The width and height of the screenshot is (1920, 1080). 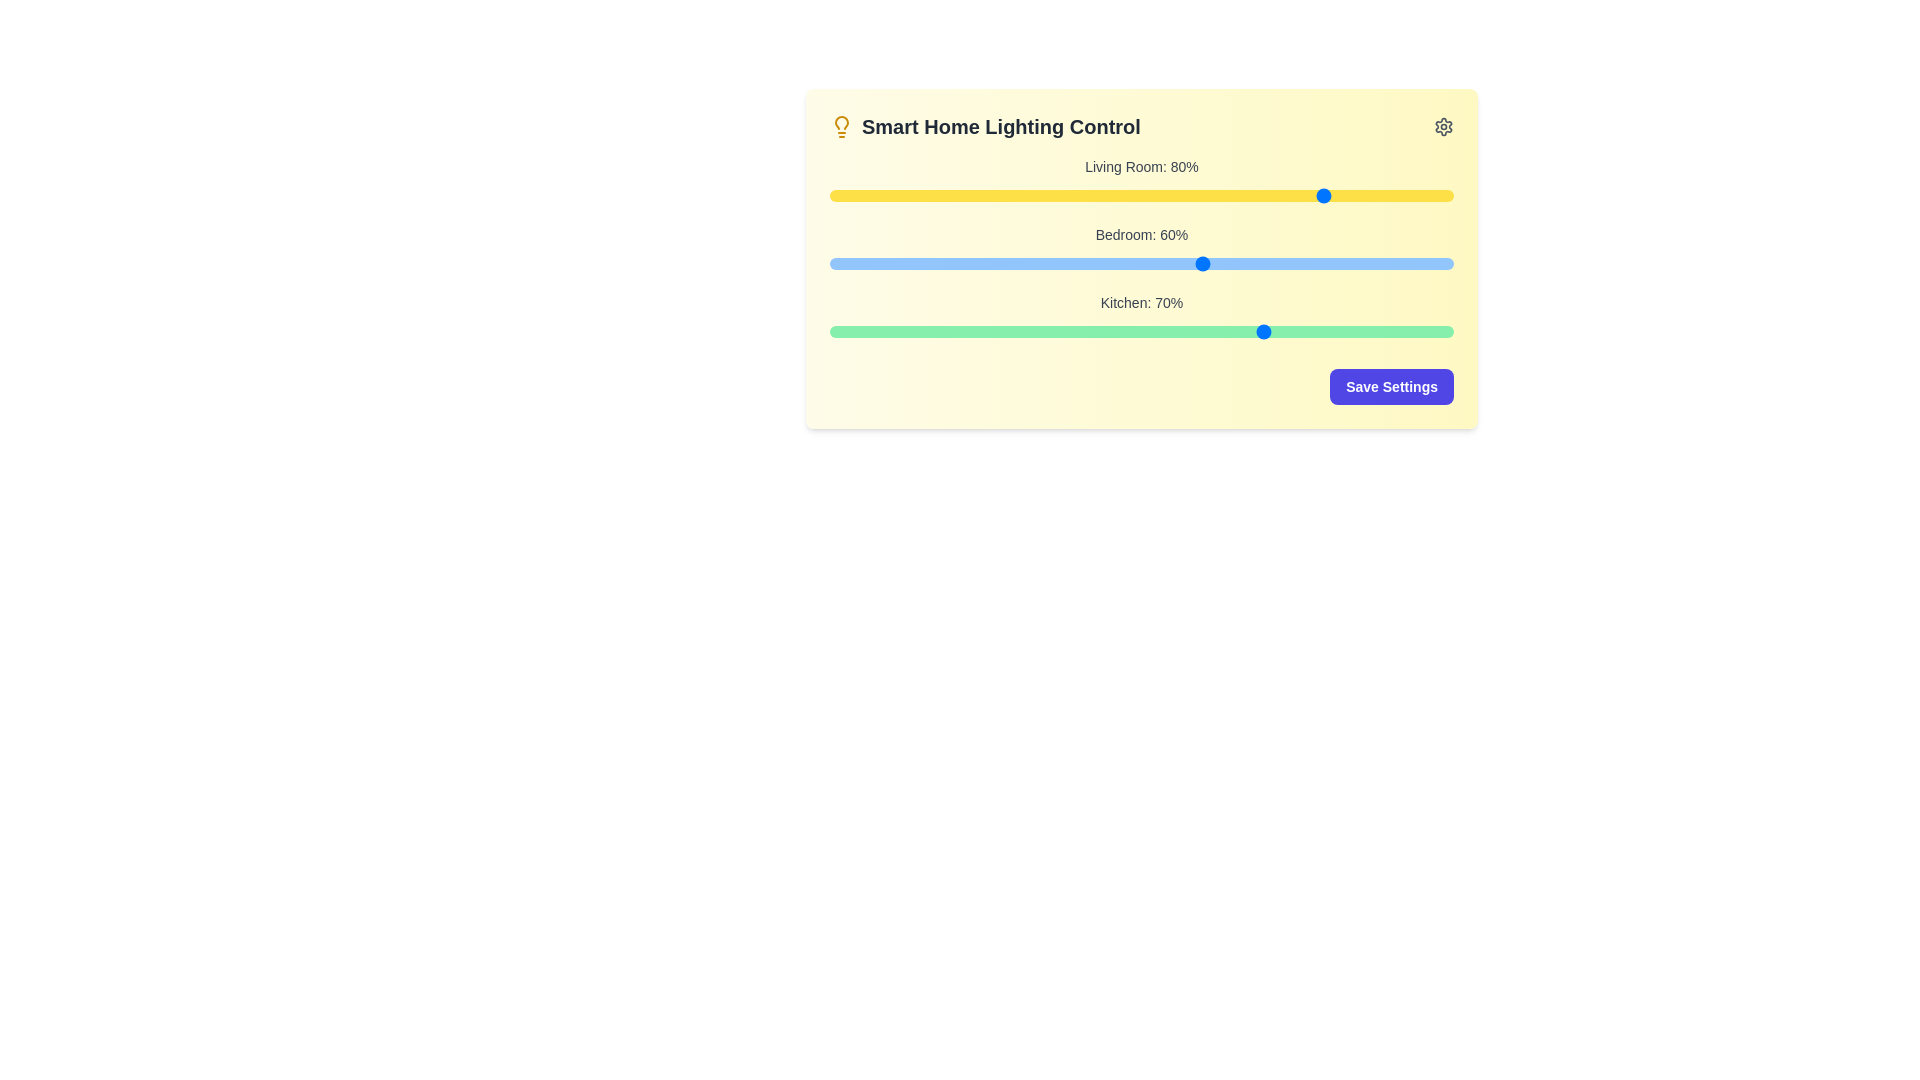 I want to click on the settings icon button located at the top-right corner of the Smart Home Lighting Control section, so click(x=1444, y=127).